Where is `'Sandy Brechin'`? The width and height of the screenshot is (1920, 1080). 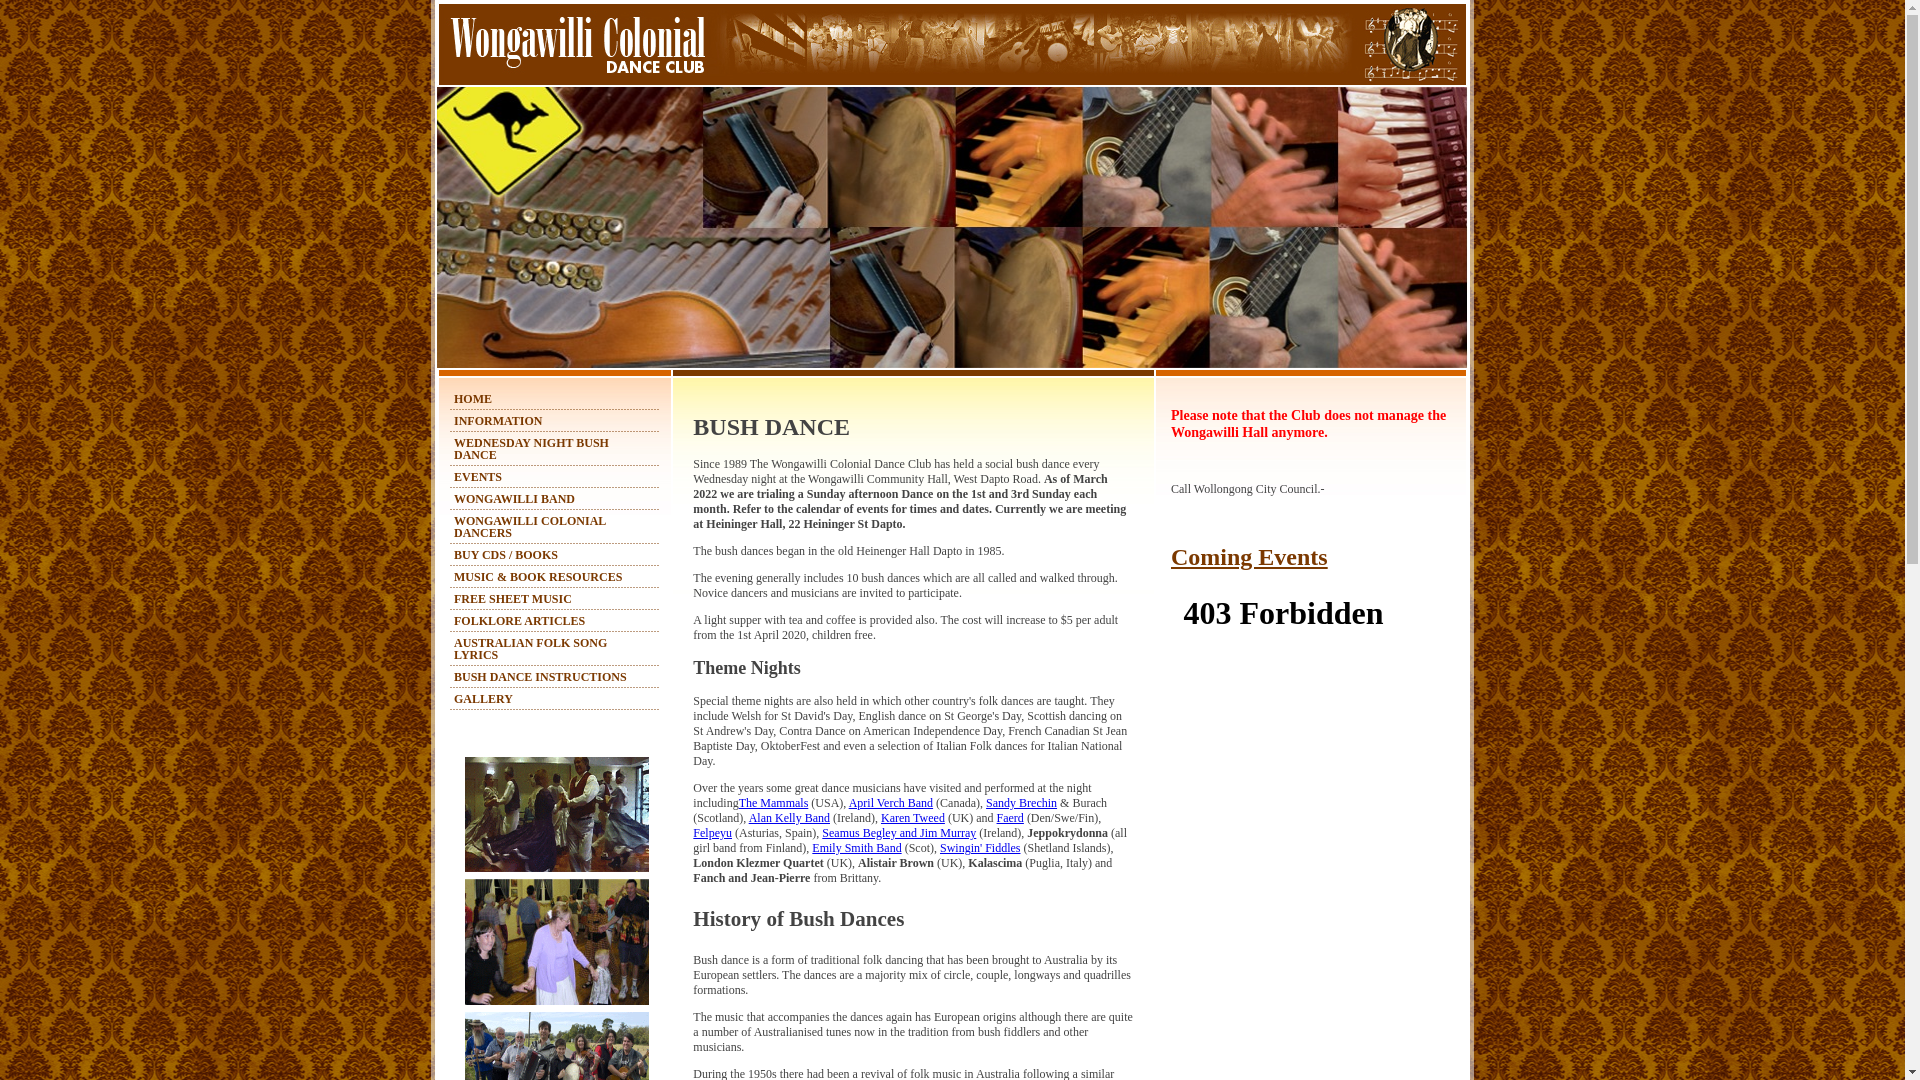 'Sandy Brechin' is located at coordinates (1021, 801).